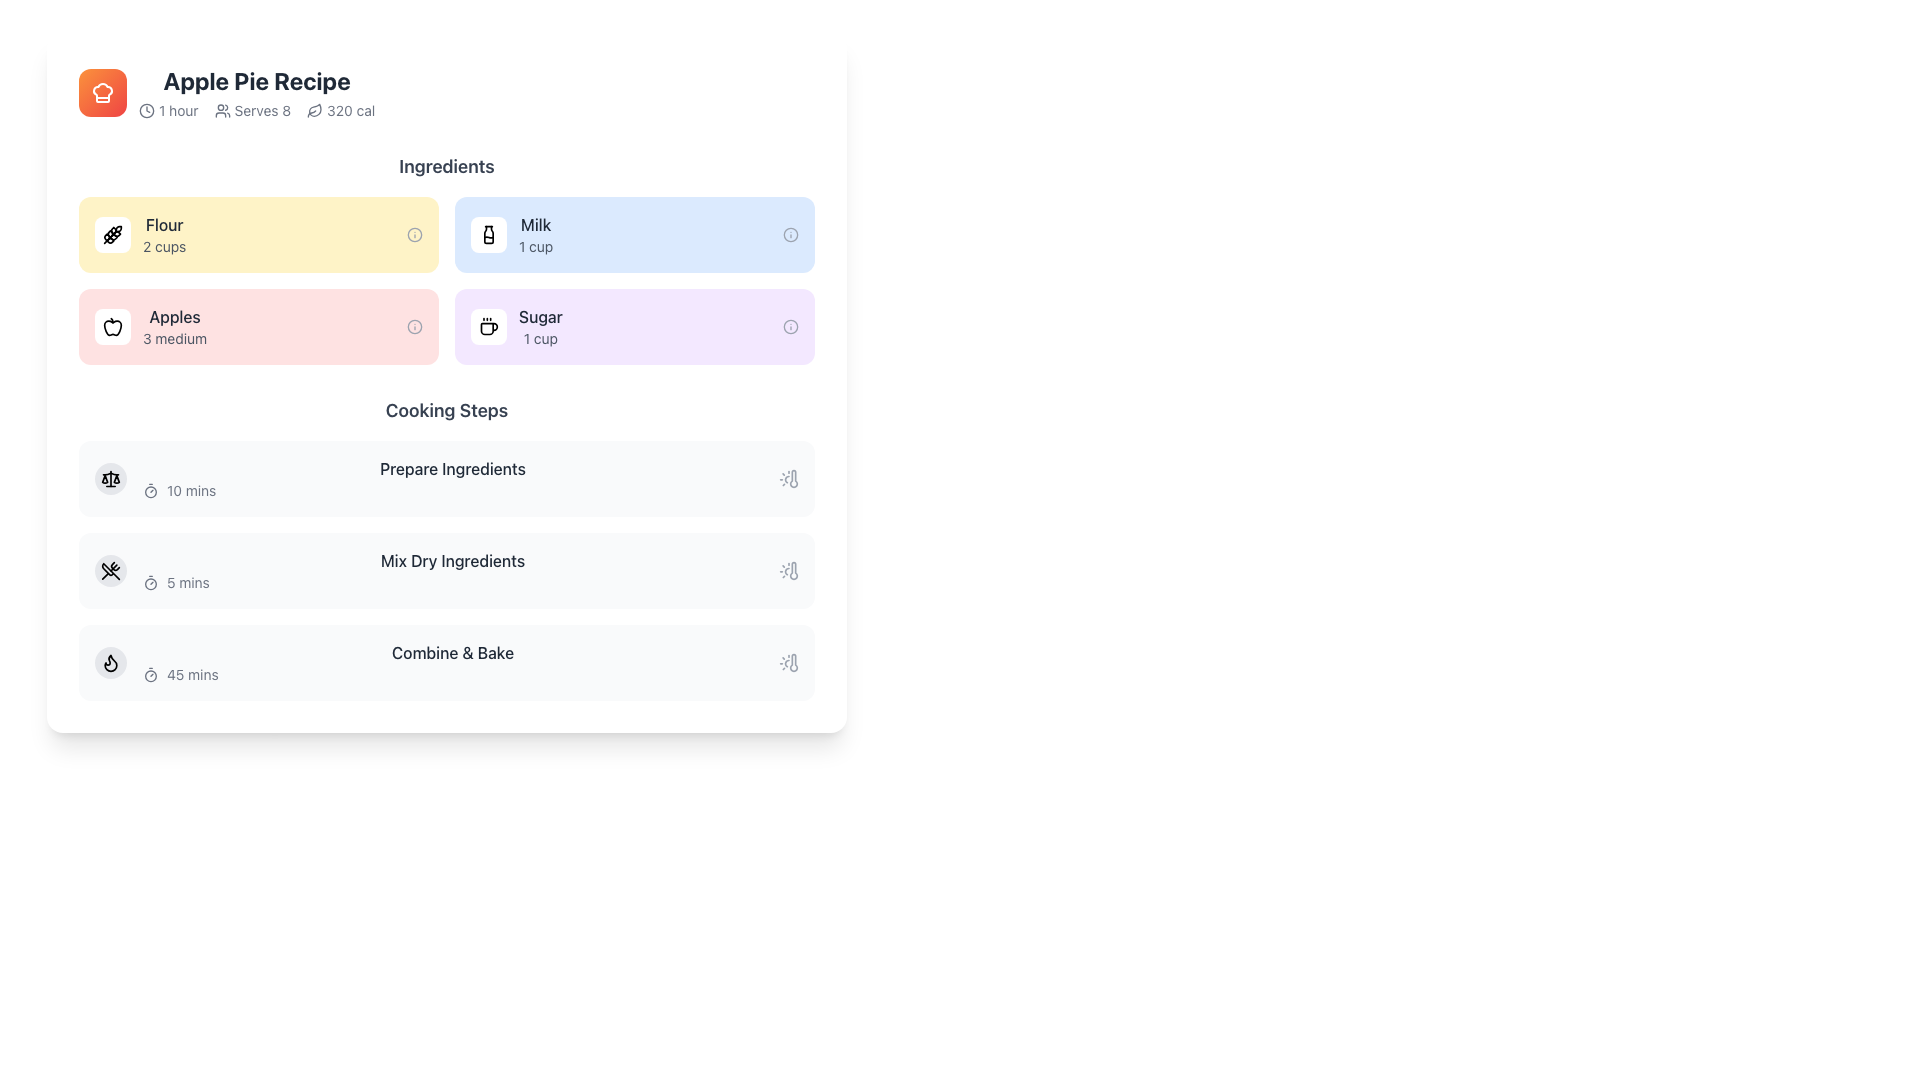 This screenshot has height=1080, width=1920. I want to click on the user group icon located within the 'Serves 8' label at the top left corner of the recipe card, so click(222, 111).